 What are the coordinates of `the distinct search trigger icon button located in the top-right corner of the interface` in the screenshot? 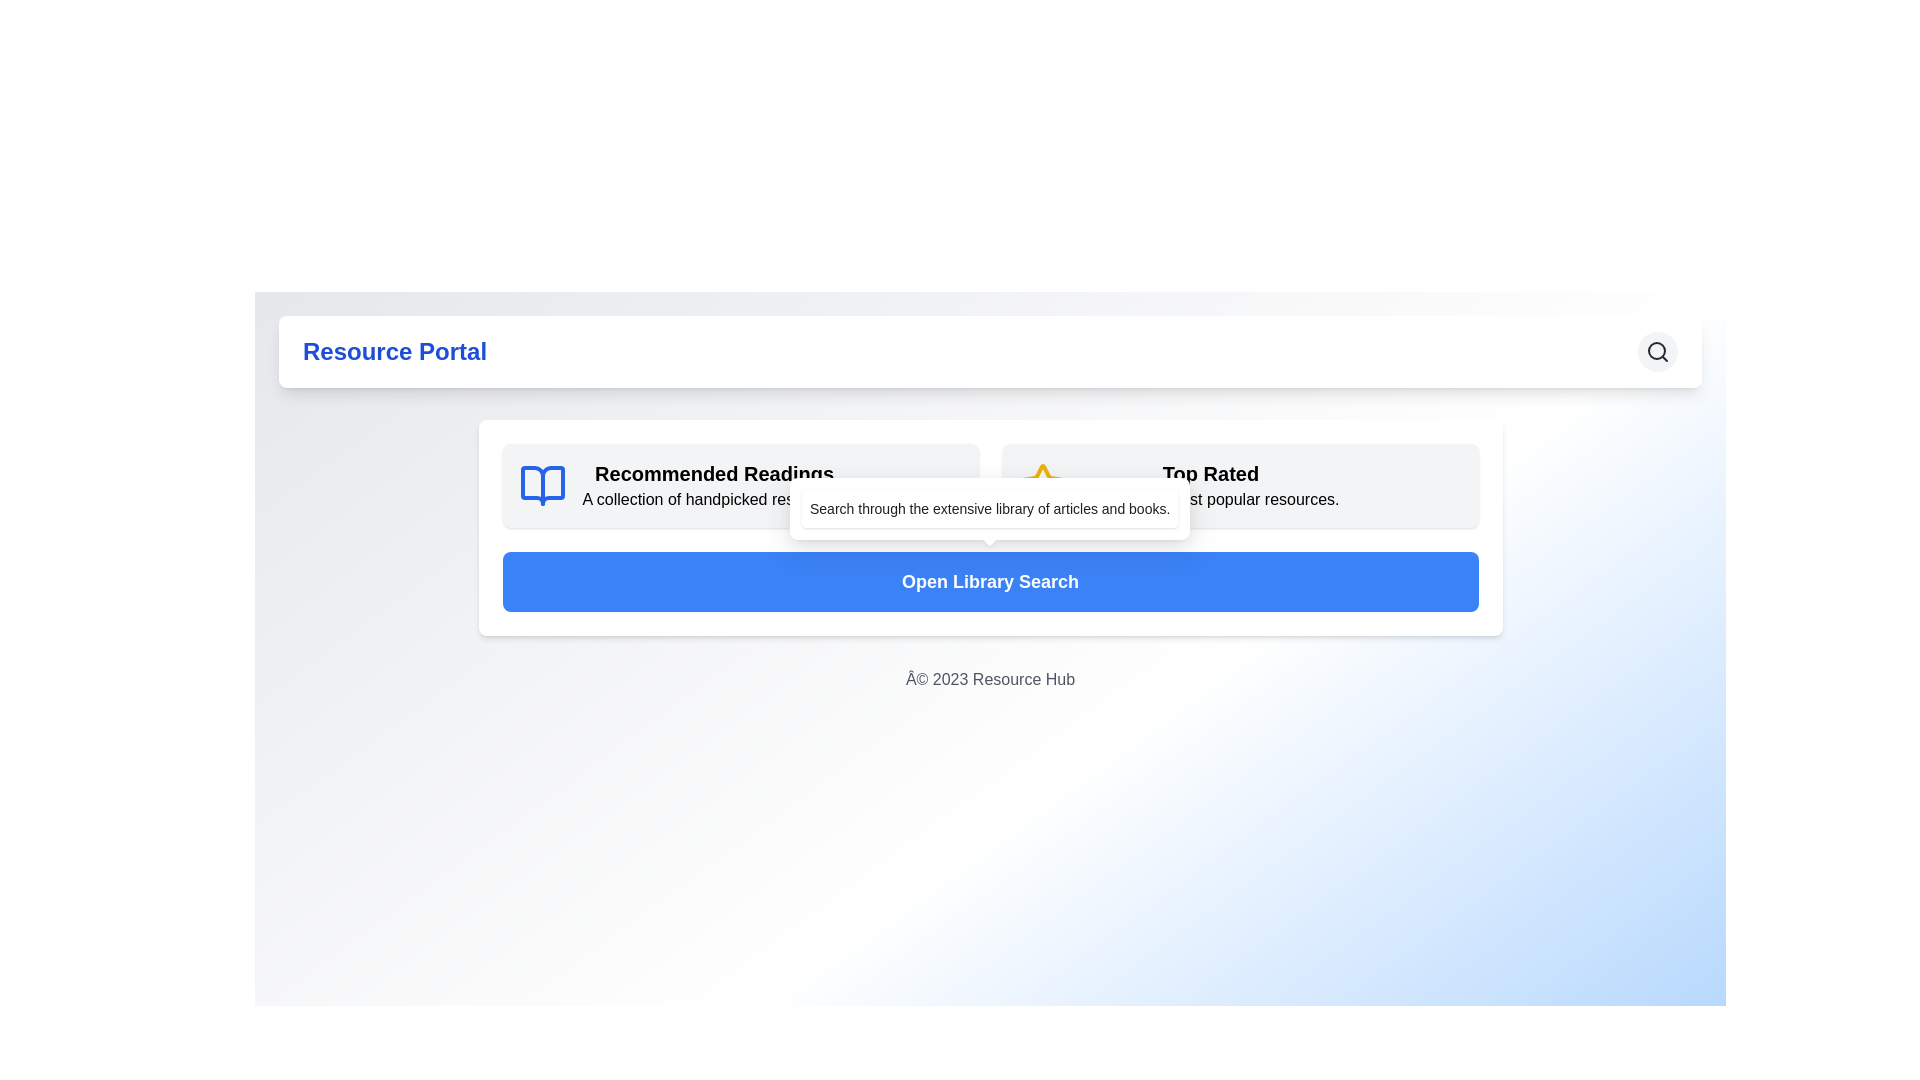 It's located at (1657, 350).